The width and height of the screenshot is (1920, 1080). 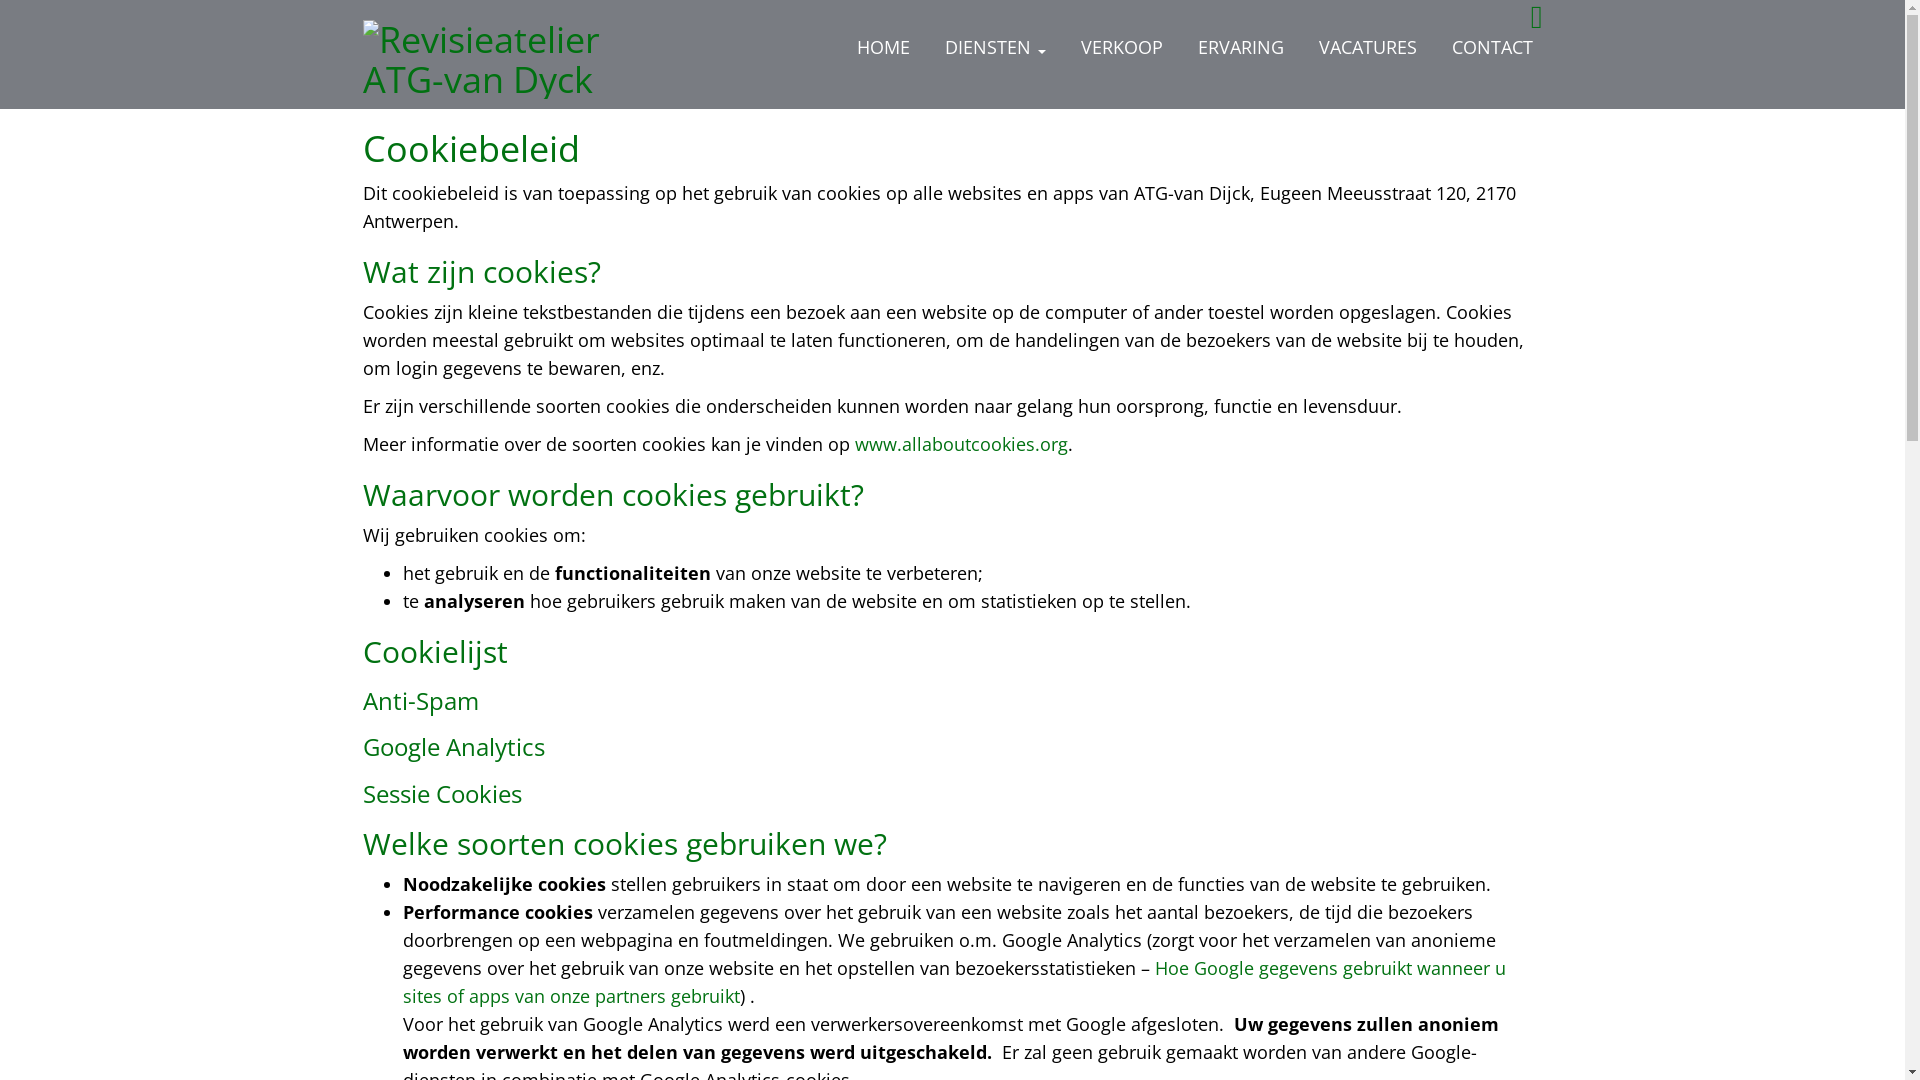 I want to click on 'DIENSTEN', so click(x=994, y=46).